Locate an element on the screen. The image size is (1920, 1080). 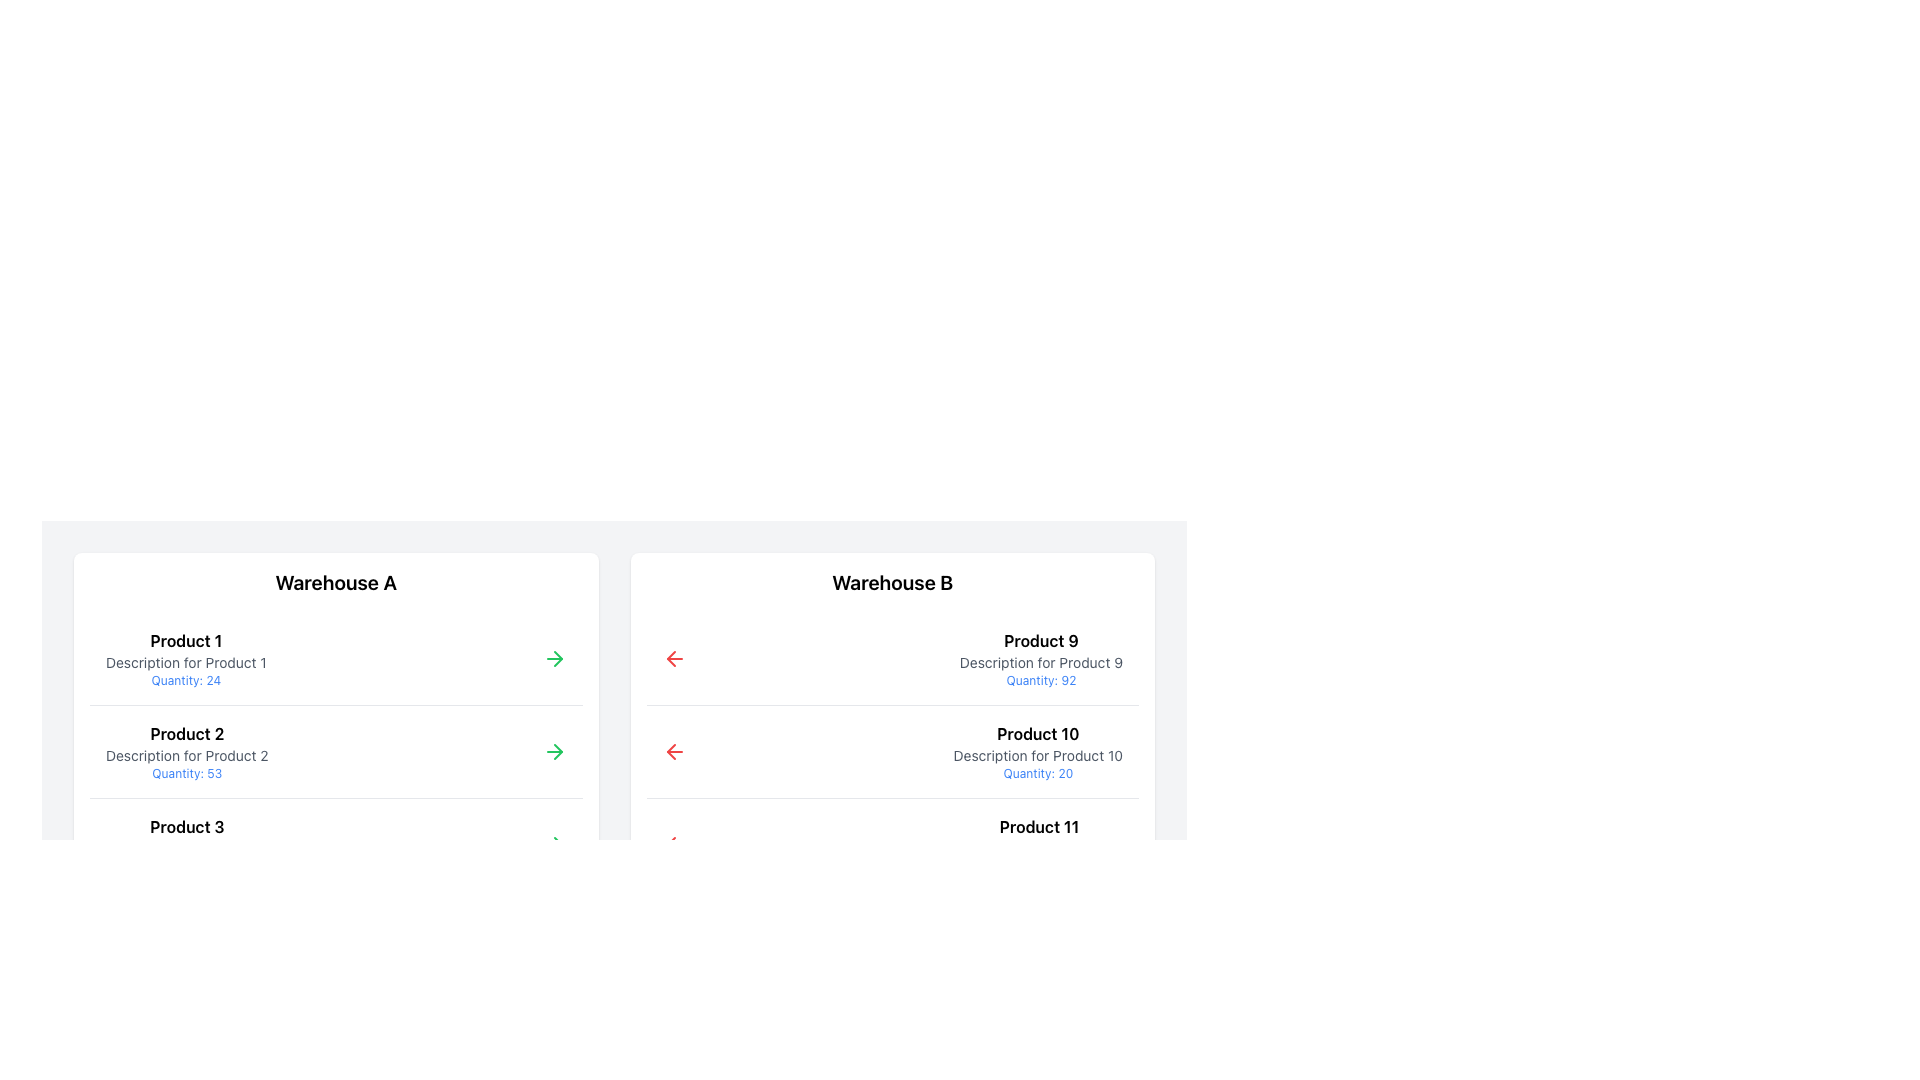
details of the text block displaying 'Product 9', which includes its name, description, and quantity, located in the Warehouse B section is located at coordinates (1040, 659).